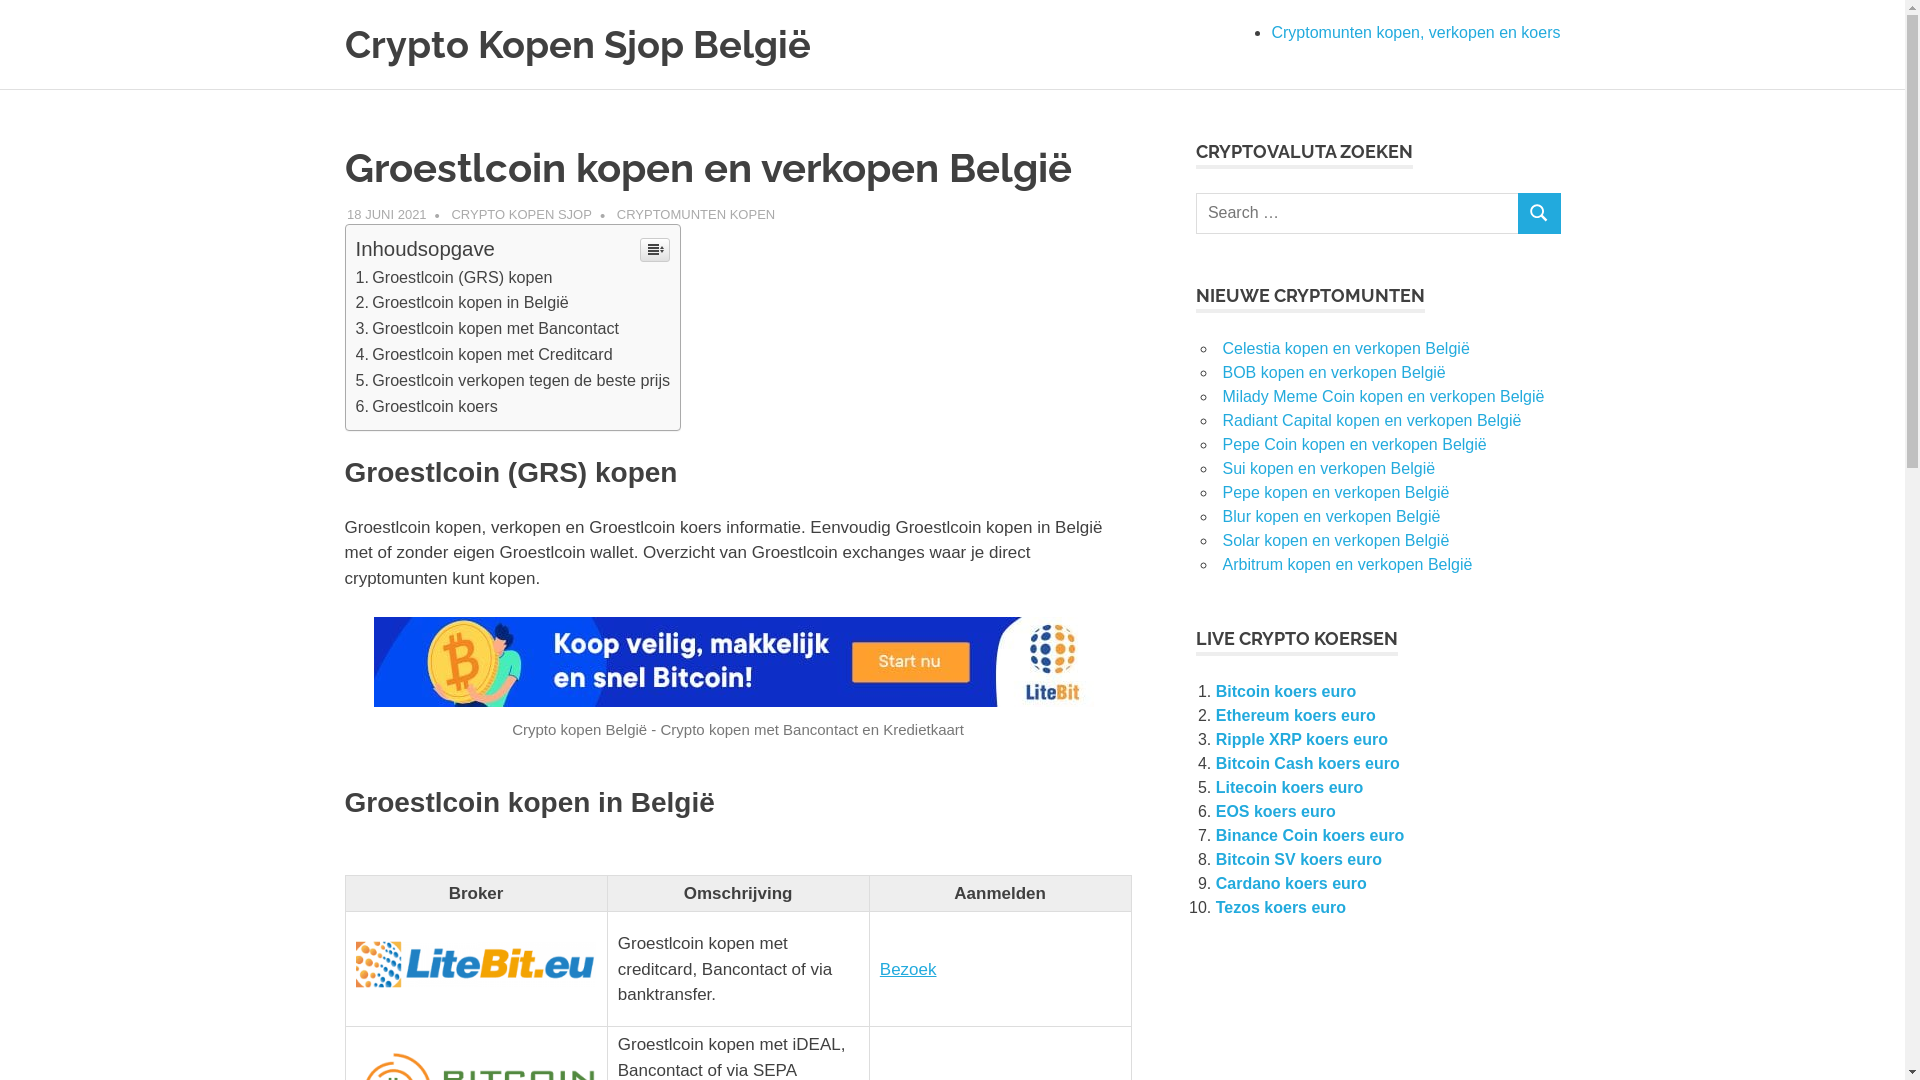 This screenshot has height=1080, width=1920. Describe the element at coordinates (1414, 32) in the screenshot. I see `'Cryptomunten kopen, verkopen en koers'` at that location.